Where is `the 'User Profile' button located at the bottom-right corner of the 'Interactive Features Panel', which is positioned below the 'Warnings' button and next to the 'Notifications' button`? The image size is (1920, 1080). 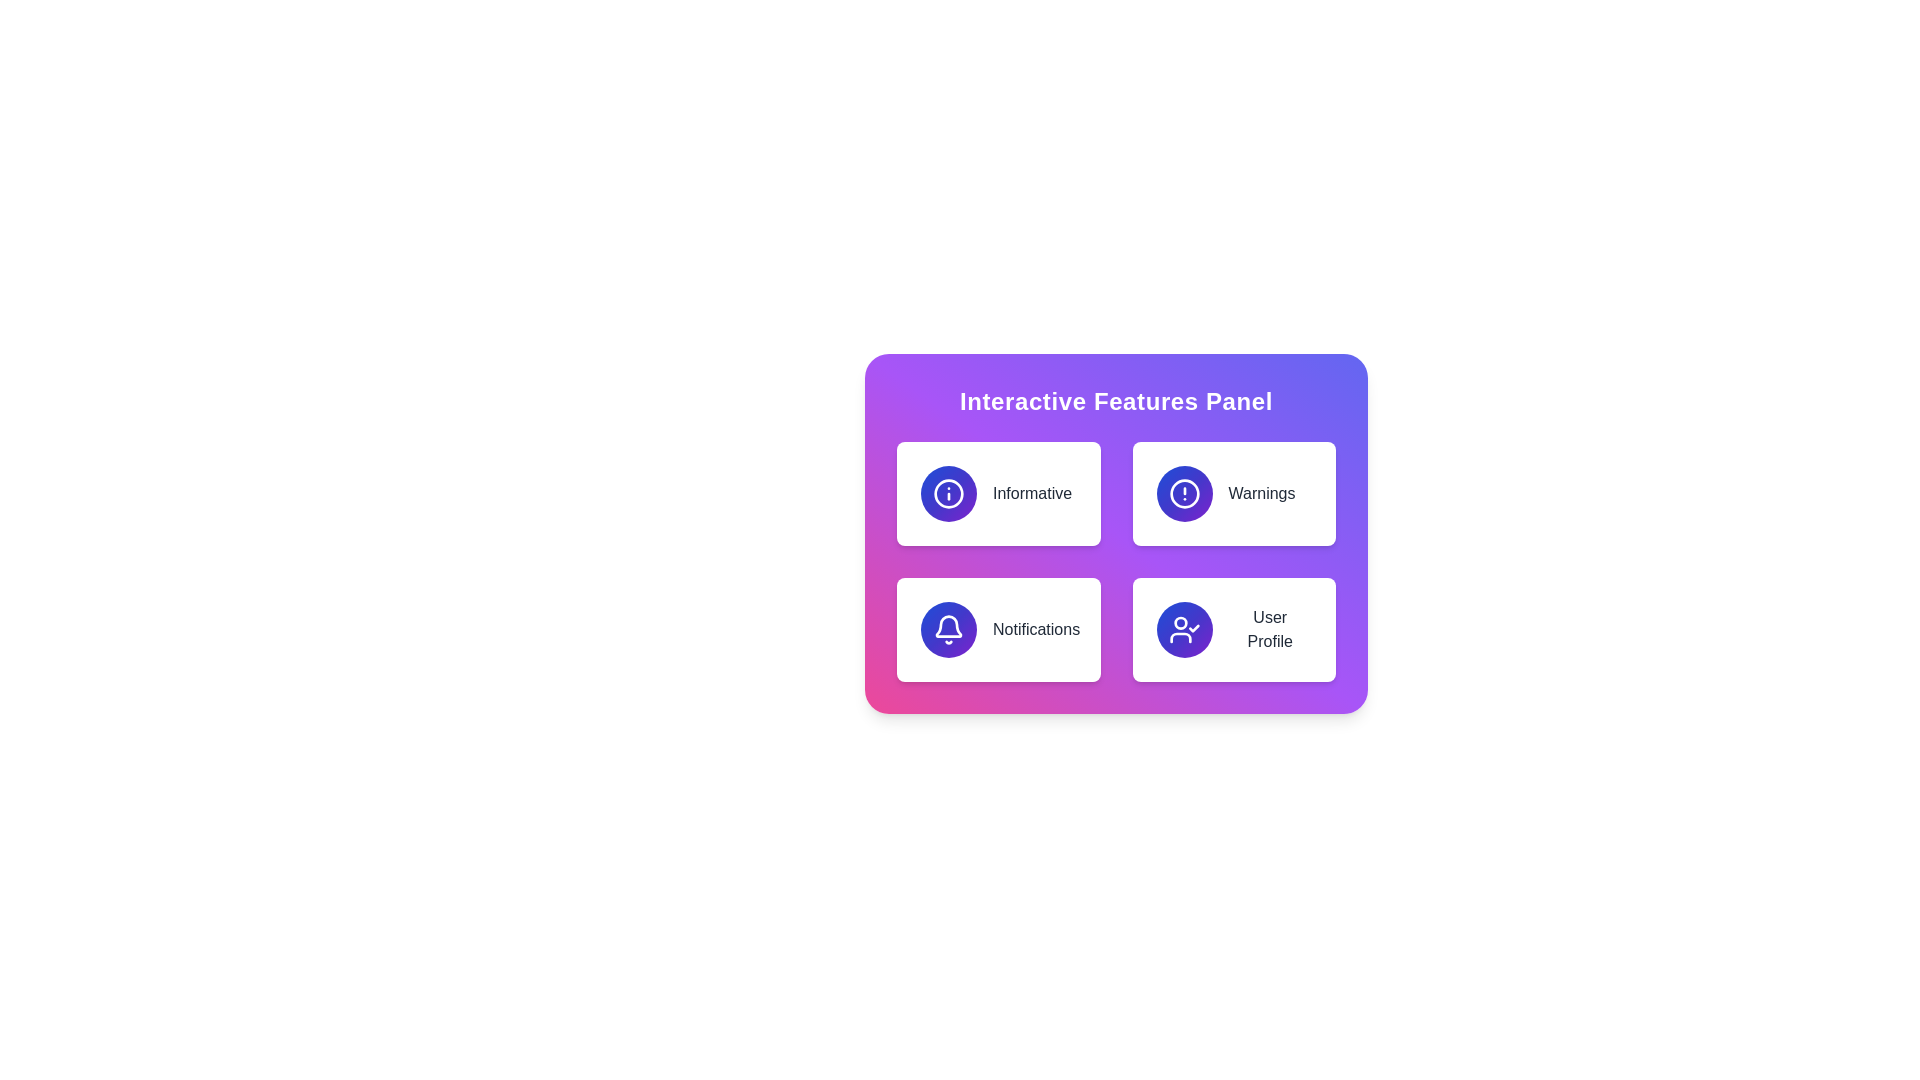 the 'User Profile' button located at the bottom-right corner of the 'Interactive Features Panel', which is positioned below the 'Warnings' button and next to the 'Notifications' button is located at coordinates (1184, 628).